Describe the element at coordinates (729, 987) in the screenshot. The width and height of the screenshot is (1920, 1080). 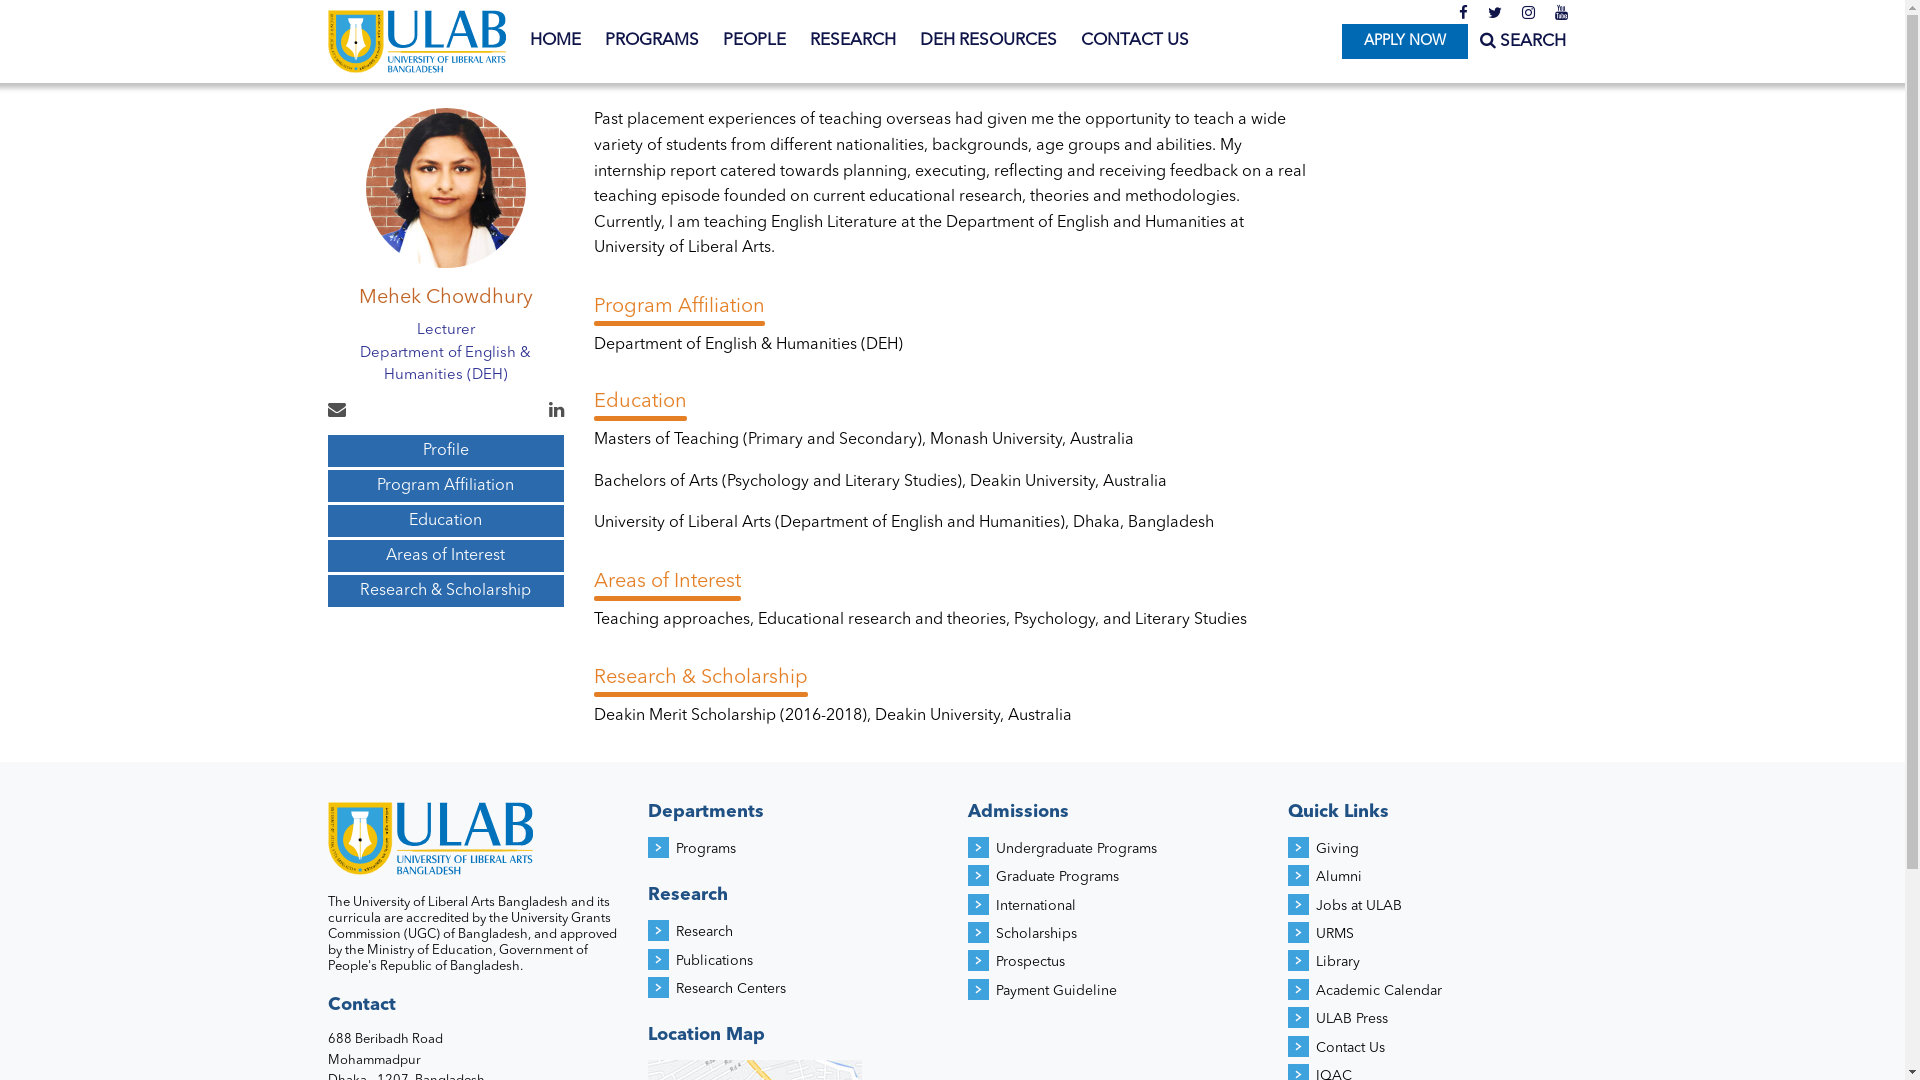
I see `'Research Centers'` at that location.